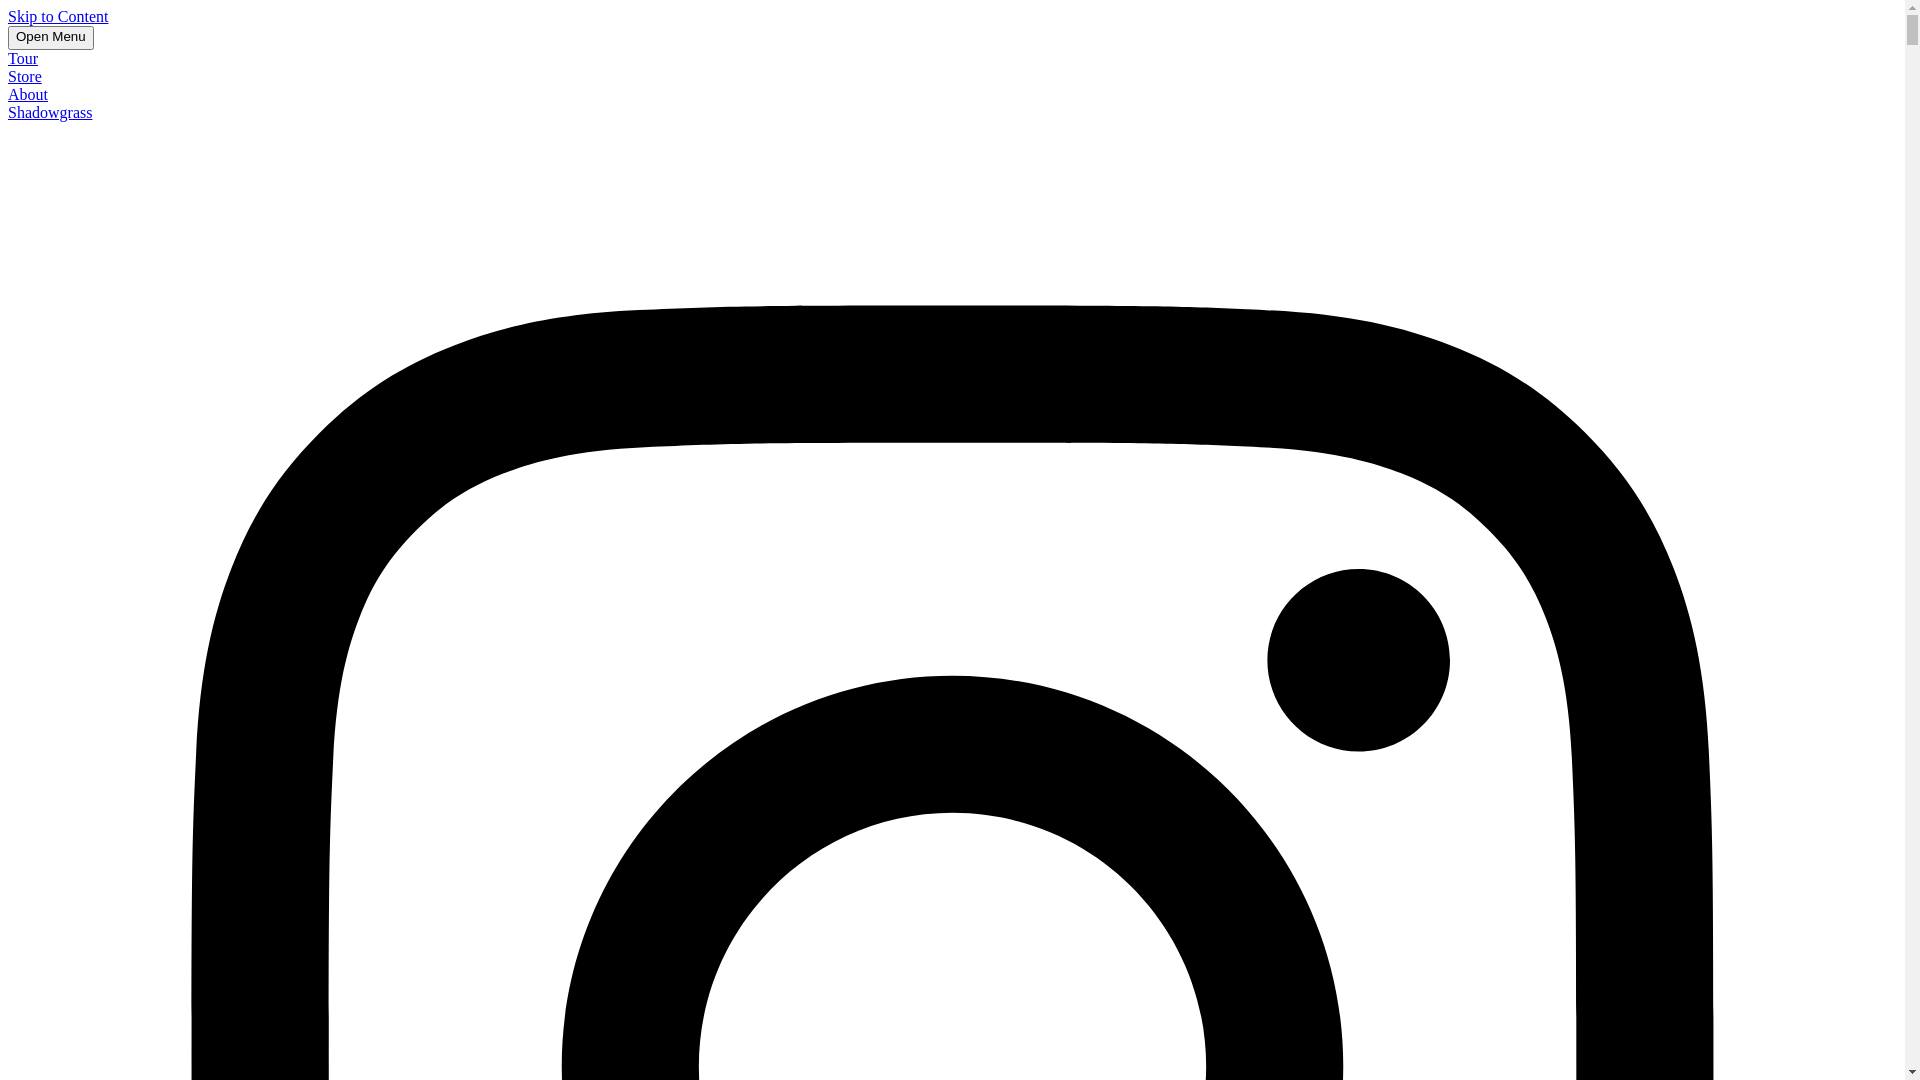 The image size is (1920, 1080). What do you see at coordinates (28, 94) in the screenshot?
I see `'About'` at bounding box center [28, 94].